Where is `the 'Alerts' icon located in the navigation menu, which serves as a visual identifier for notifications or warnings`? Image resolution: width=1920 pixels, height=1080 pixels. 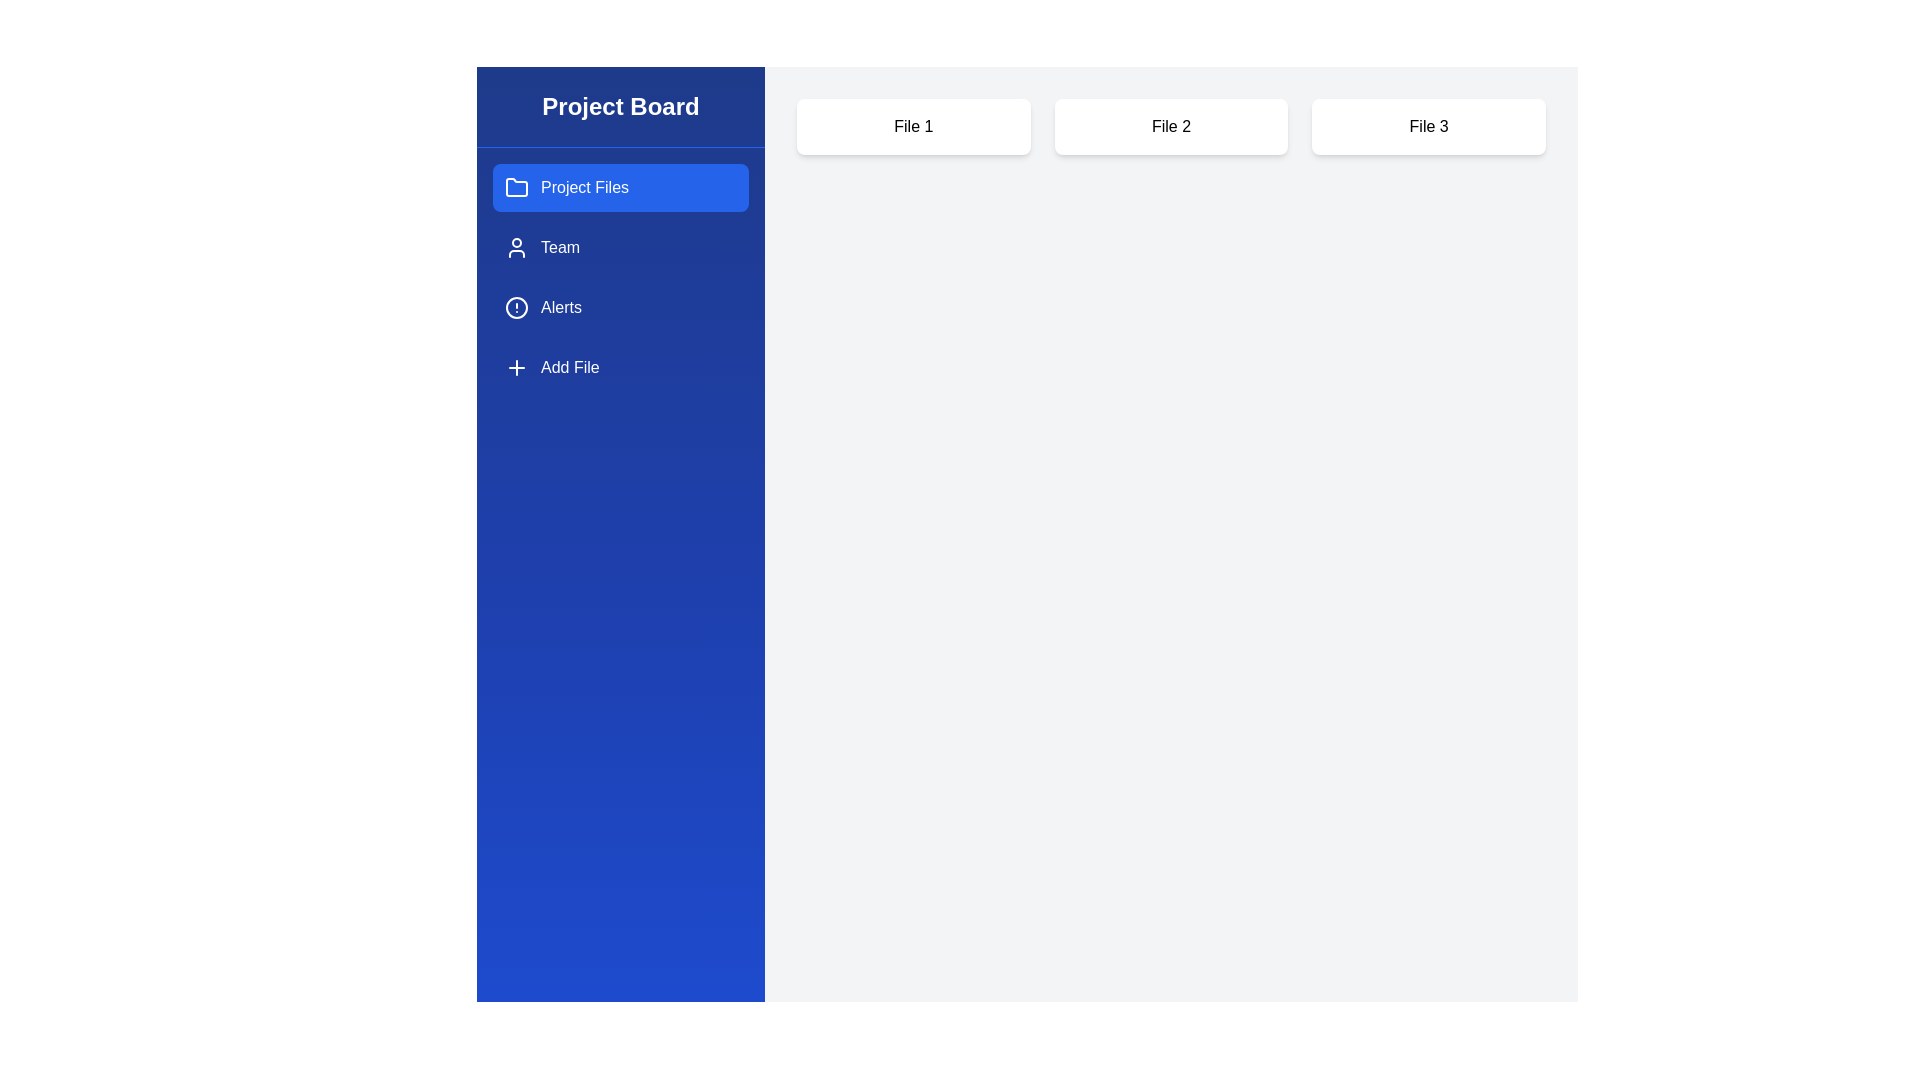
the 'Alerts' icon located in the navigation menu, which serves as a visual identifier for notifications or warnings is located at coordinates (517, 308).